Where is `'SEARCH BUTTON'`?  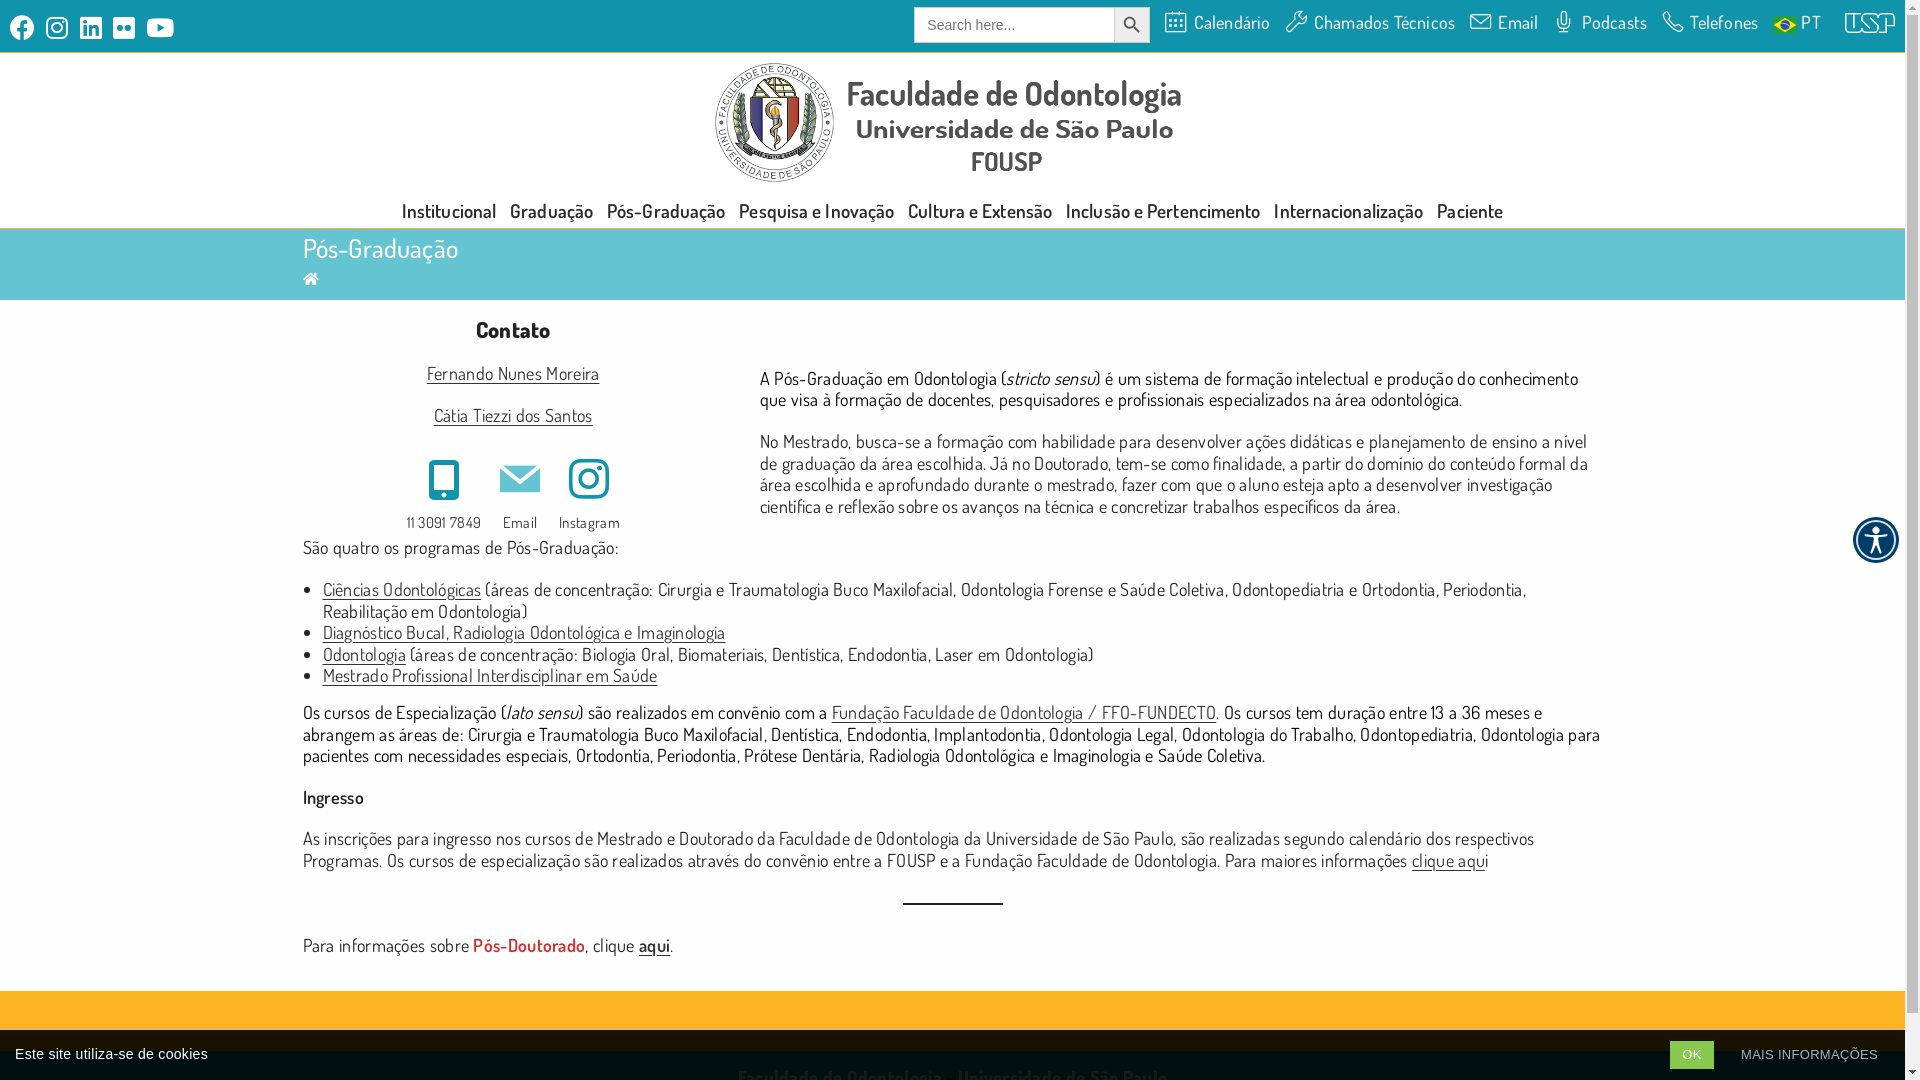 'SEARCH BUTTON' is located at coordinates (1132, 24).